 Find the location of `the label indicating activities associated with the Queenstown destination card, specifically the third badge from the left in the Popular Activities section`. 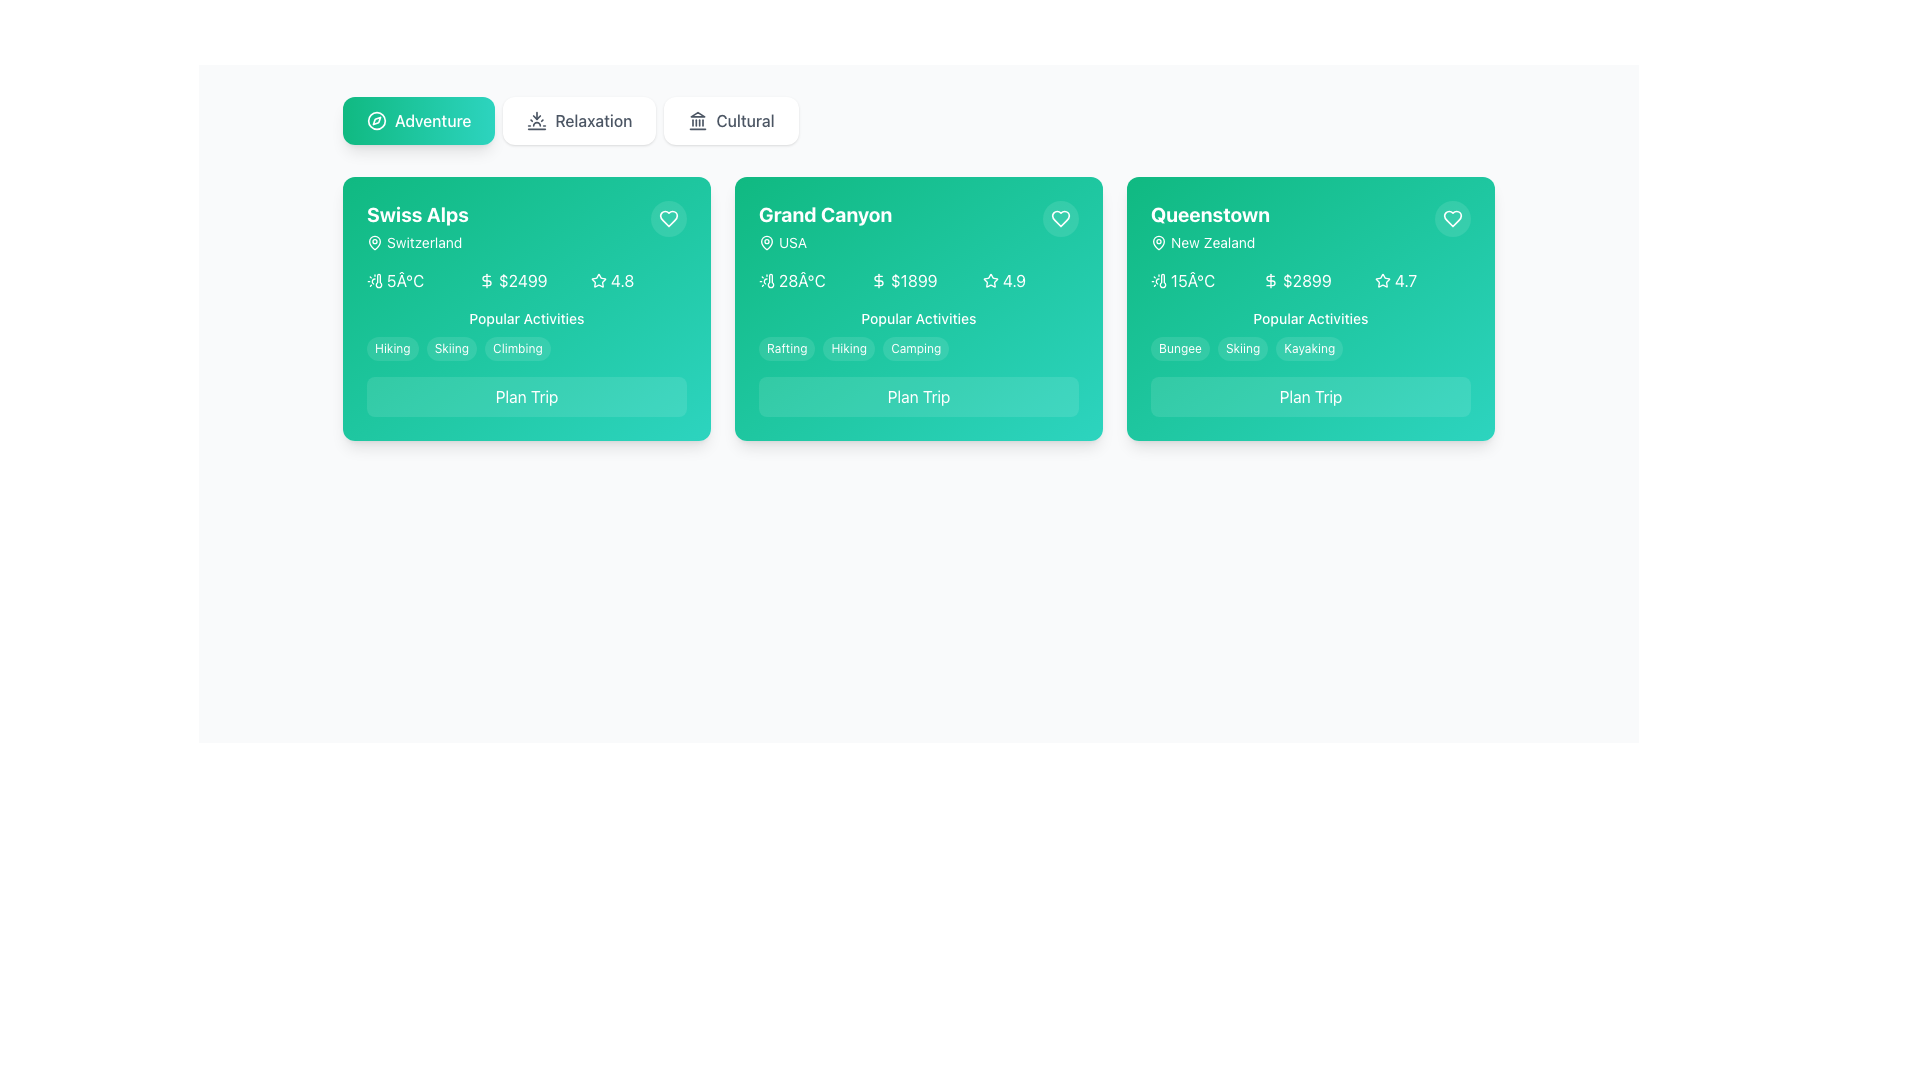

the label indicating activities associated with the Queenstown destination card, specifically the third badge from the left in the Popular Activities section is located at coordinates (1309, 347).